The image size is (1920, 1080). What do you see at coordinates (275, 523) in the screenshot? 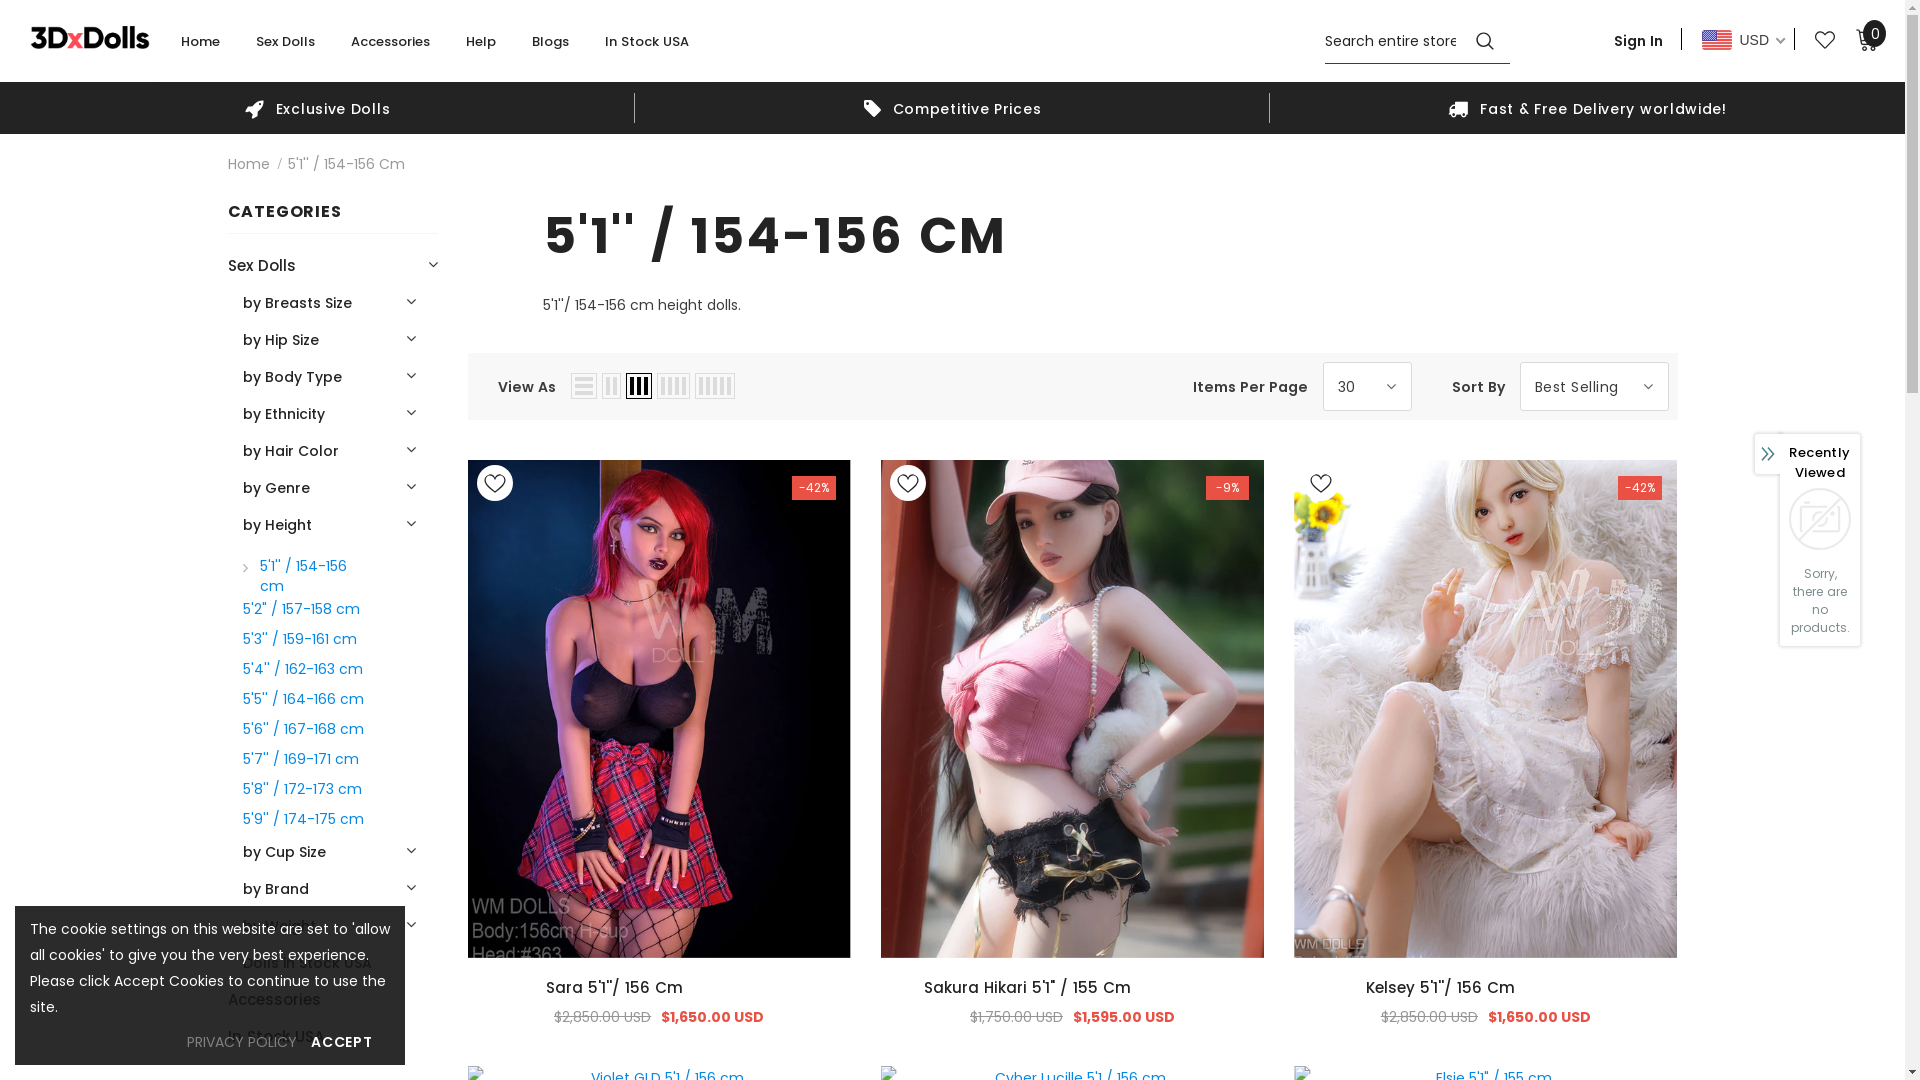
I see `'by Height'` at bounding box center [275, 523].